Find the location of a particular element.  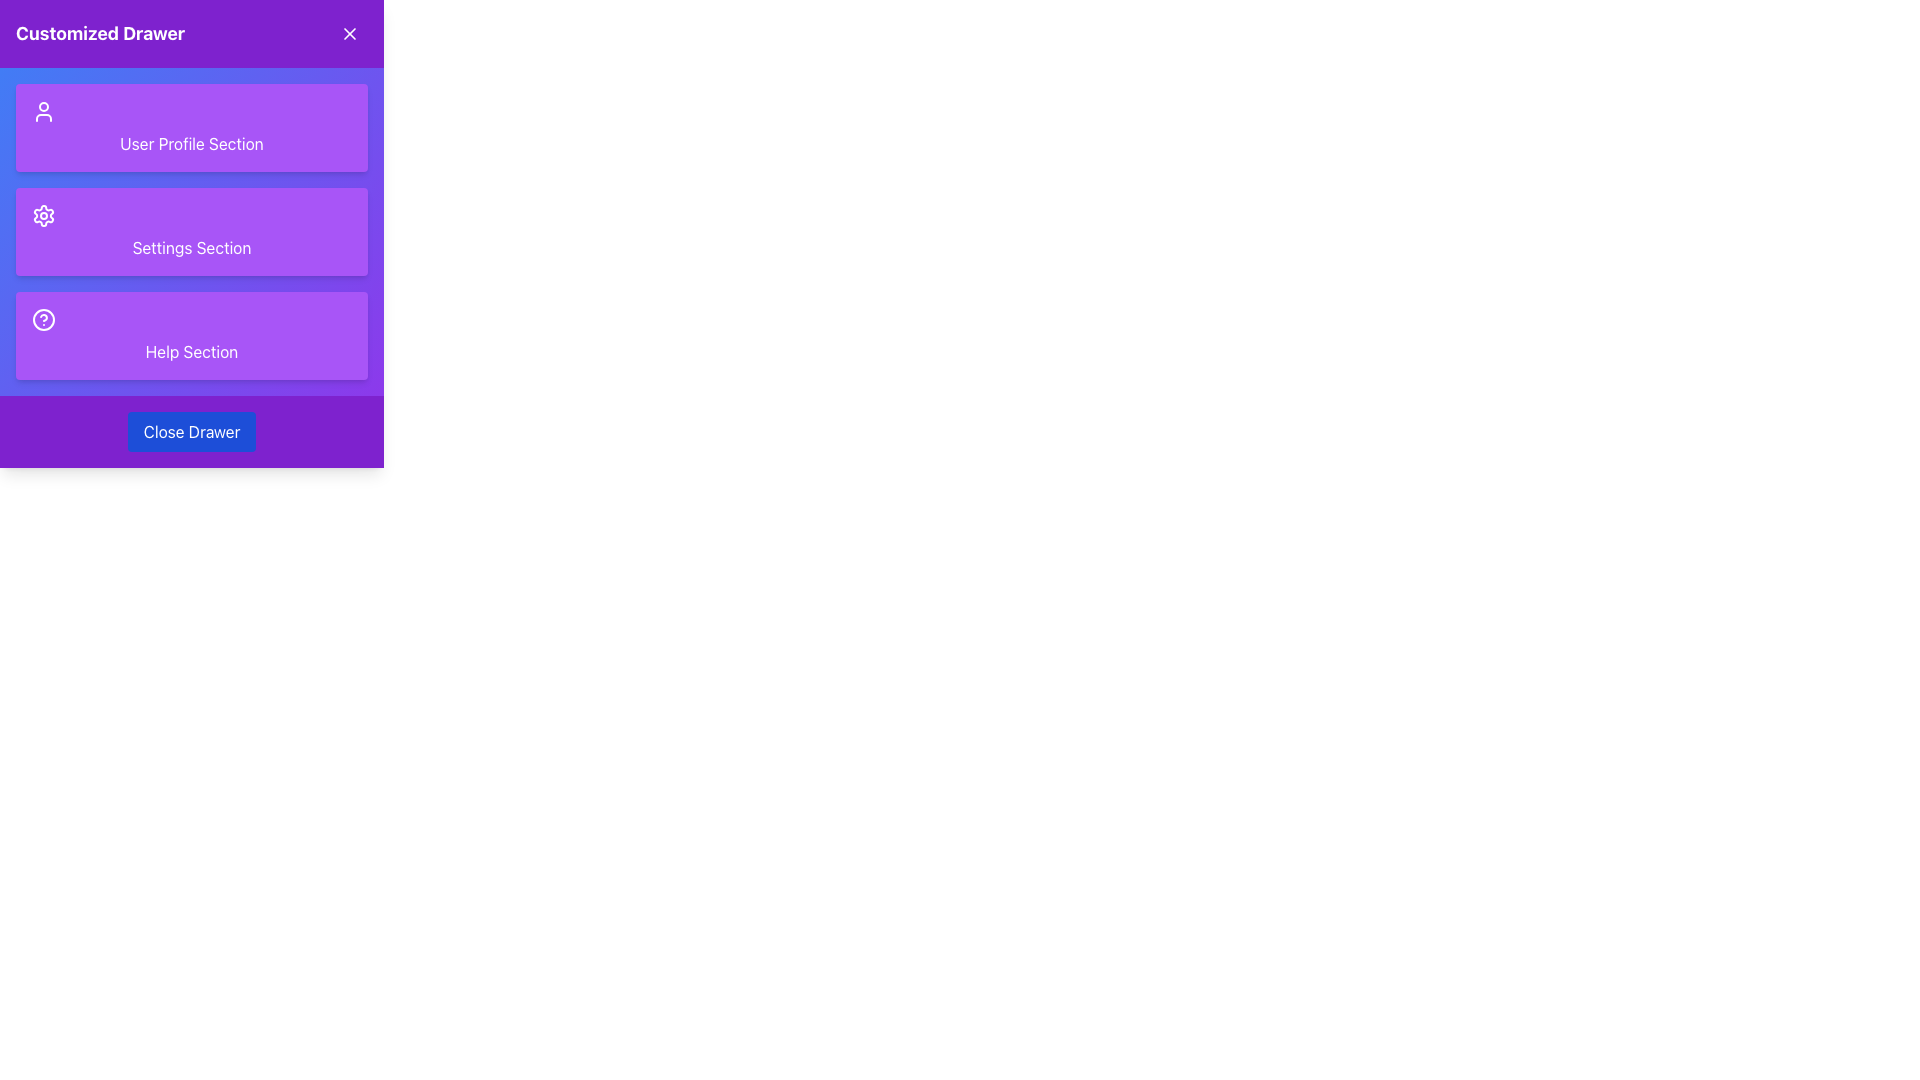

the circular question mark icon located to the left of the text 'Help Section' in the Help Section card is located at coordinates (43, 319).